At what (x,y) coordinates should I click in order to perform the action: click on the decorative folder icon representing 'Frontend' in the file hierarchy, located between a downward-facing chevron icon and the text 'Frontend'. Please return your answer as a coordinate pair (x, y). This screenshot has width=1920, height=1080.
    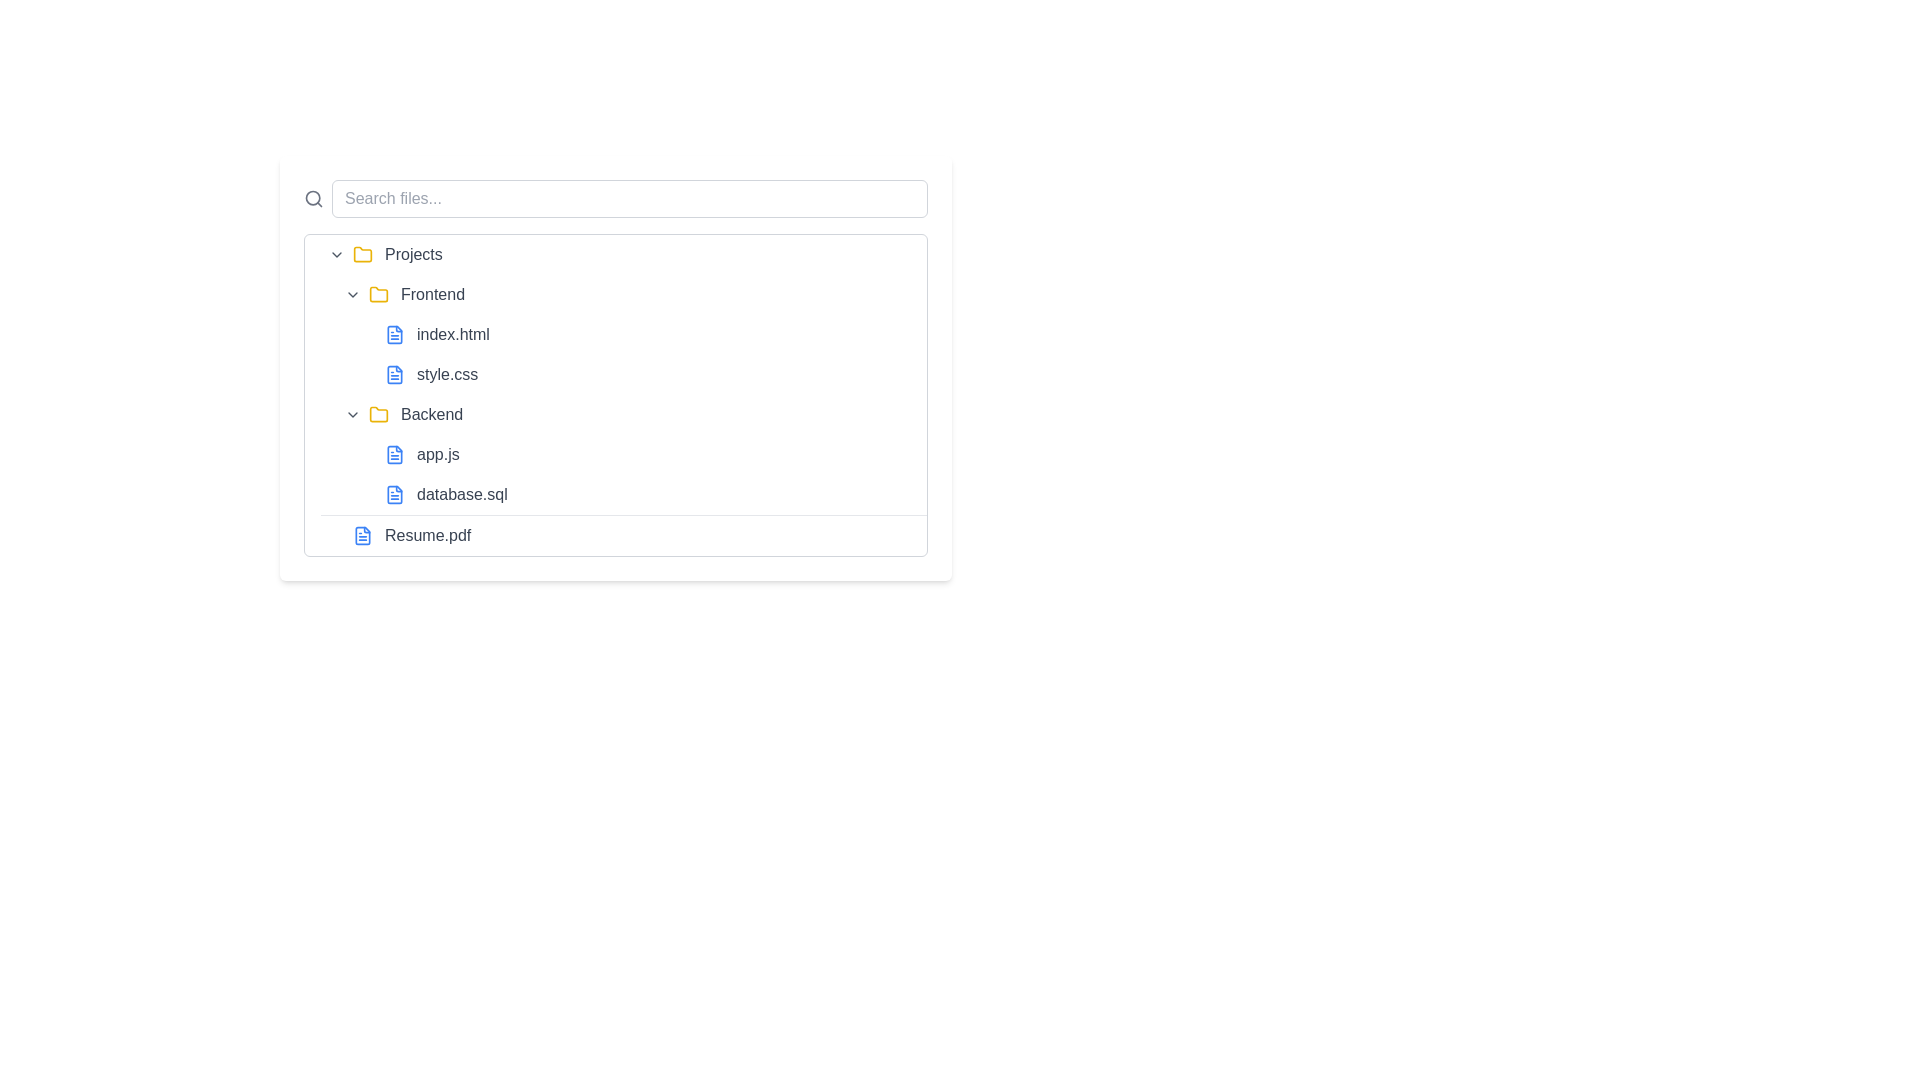
    Looking at the image, I should click on (379, 294).